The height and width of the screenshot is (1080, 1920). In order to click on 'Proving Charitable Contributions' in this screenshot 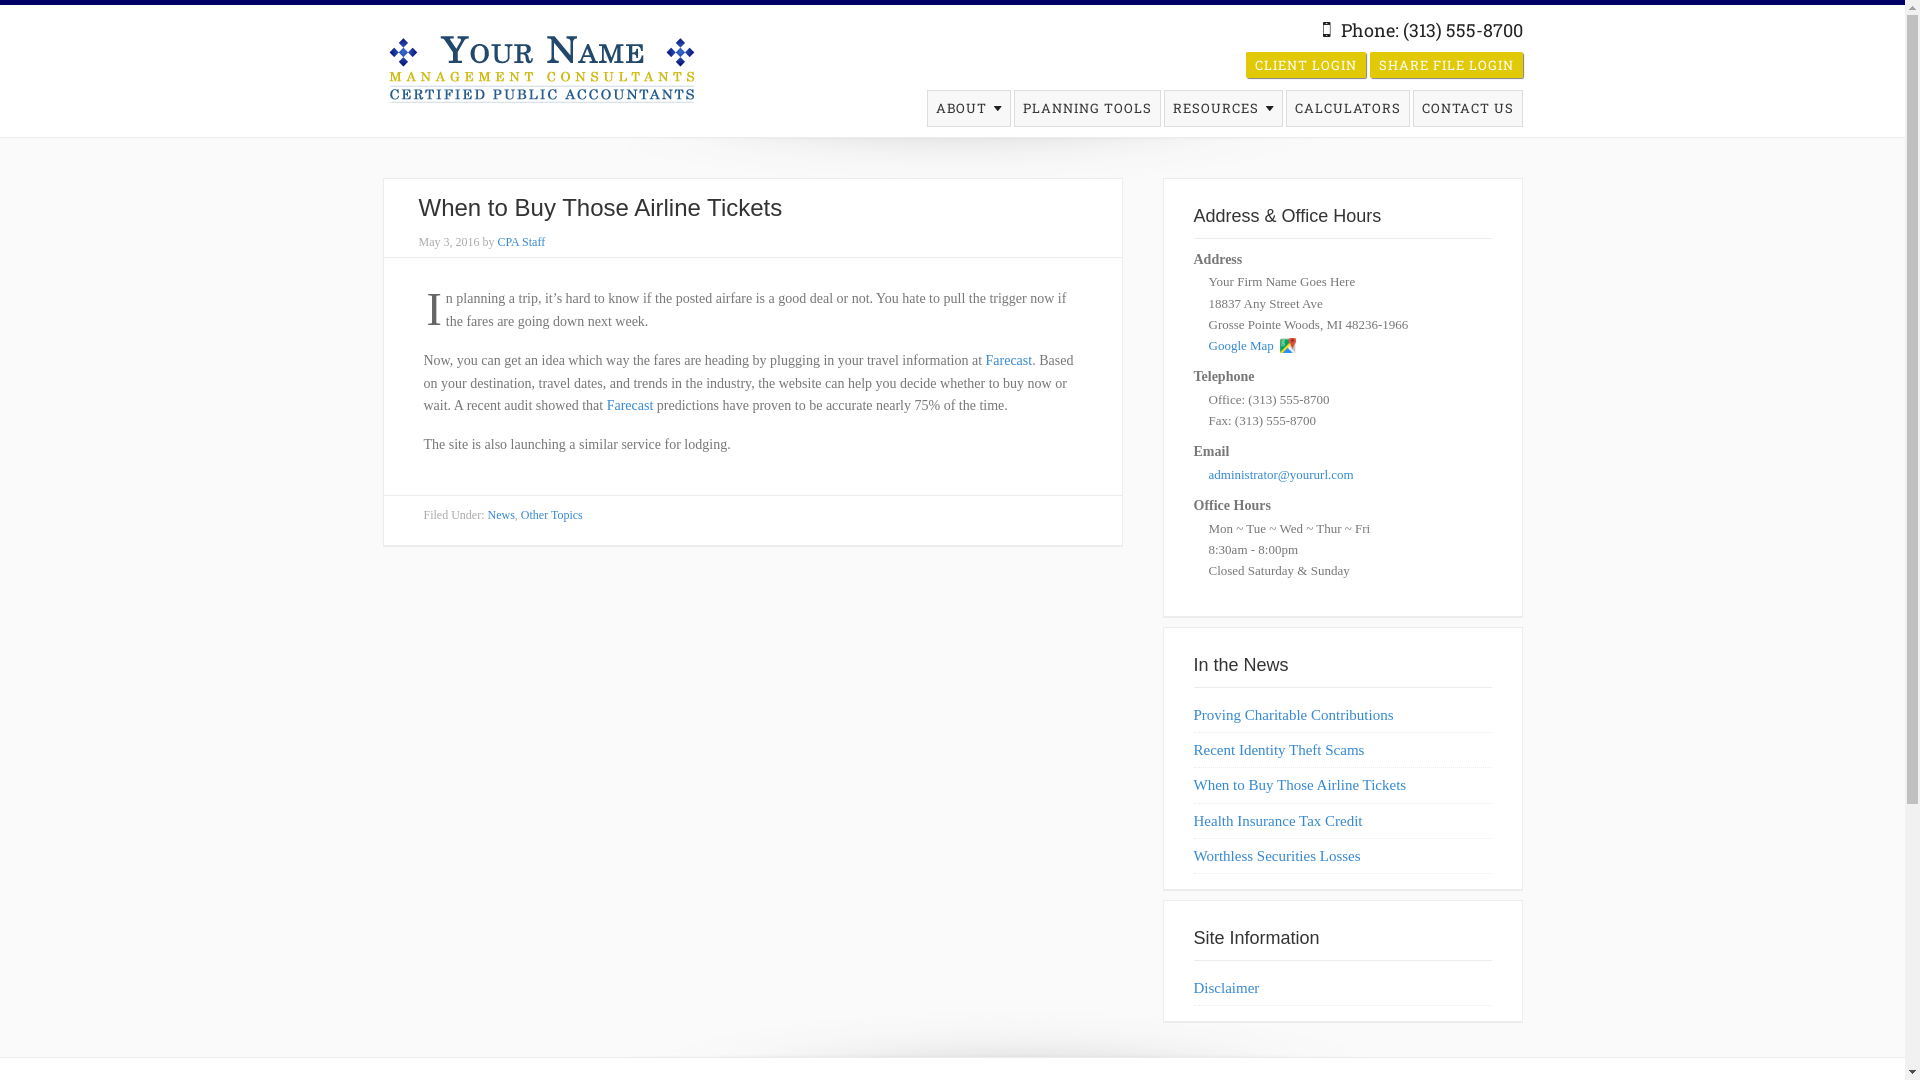, I will do `click(1194, 713)`.